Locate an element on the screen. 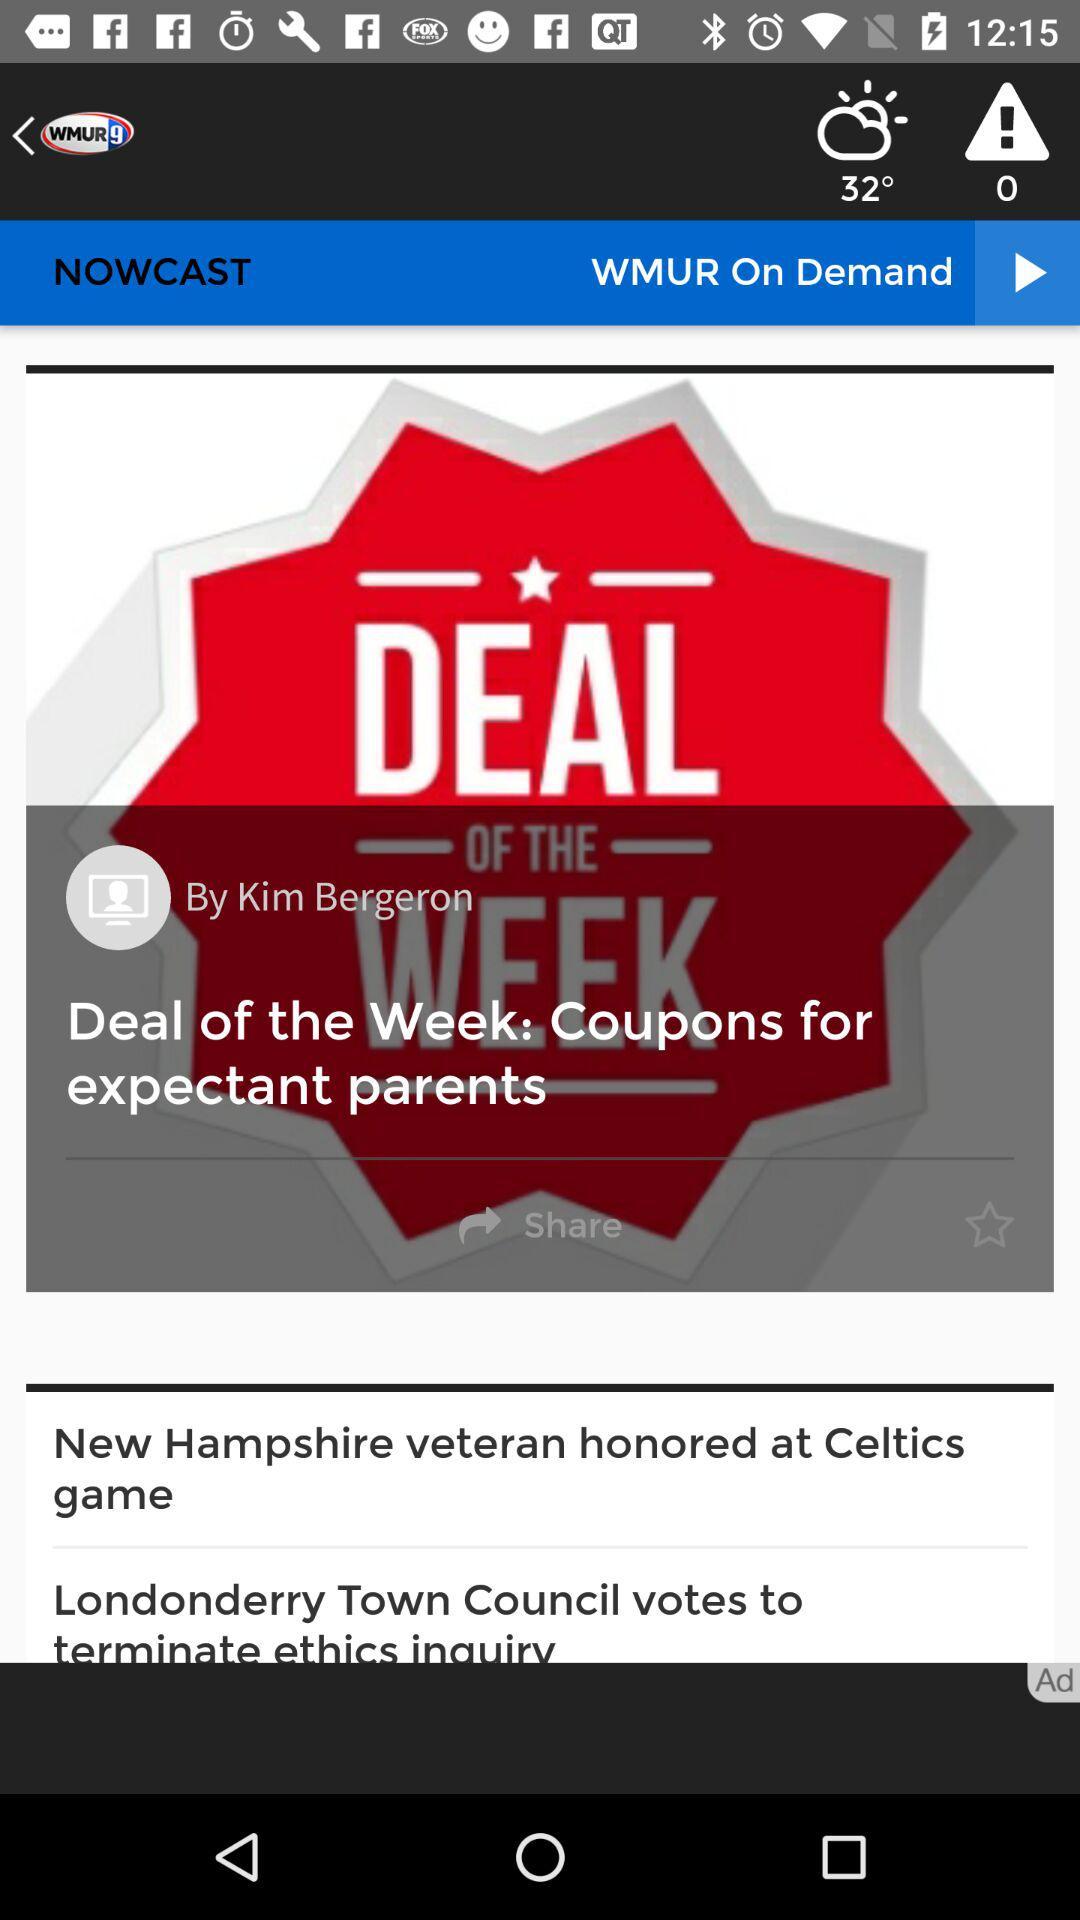  item to the left of the by kim bergeron item is located at coordinates (118, 896).